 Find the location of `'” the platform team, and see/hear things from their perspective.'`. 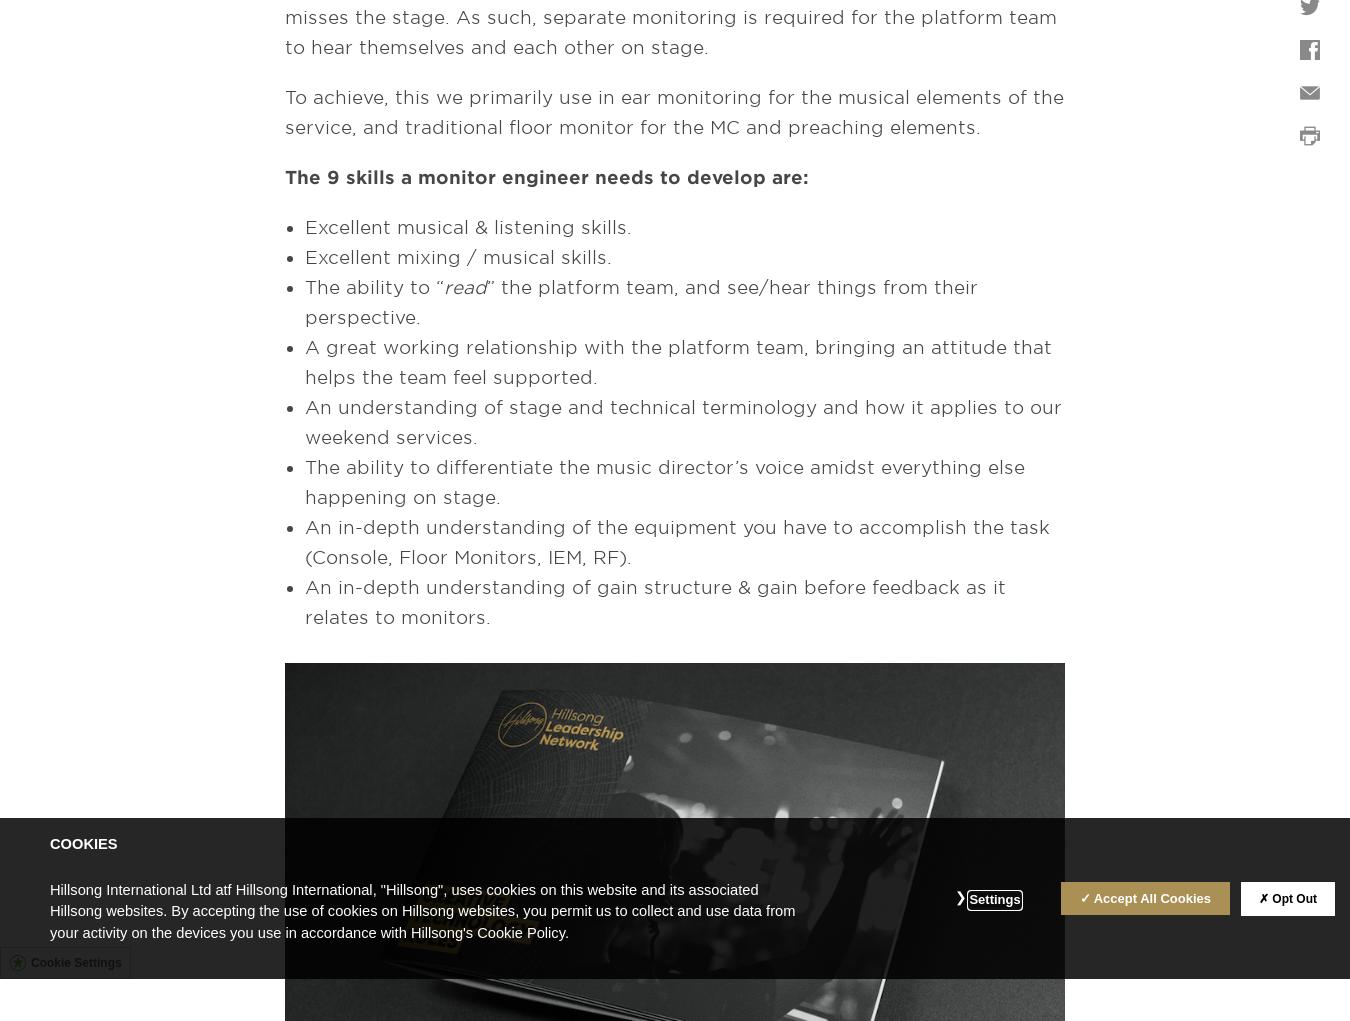

'” the platform team, and see/hear things from their perspective.' is located at coordinates (303, 302).